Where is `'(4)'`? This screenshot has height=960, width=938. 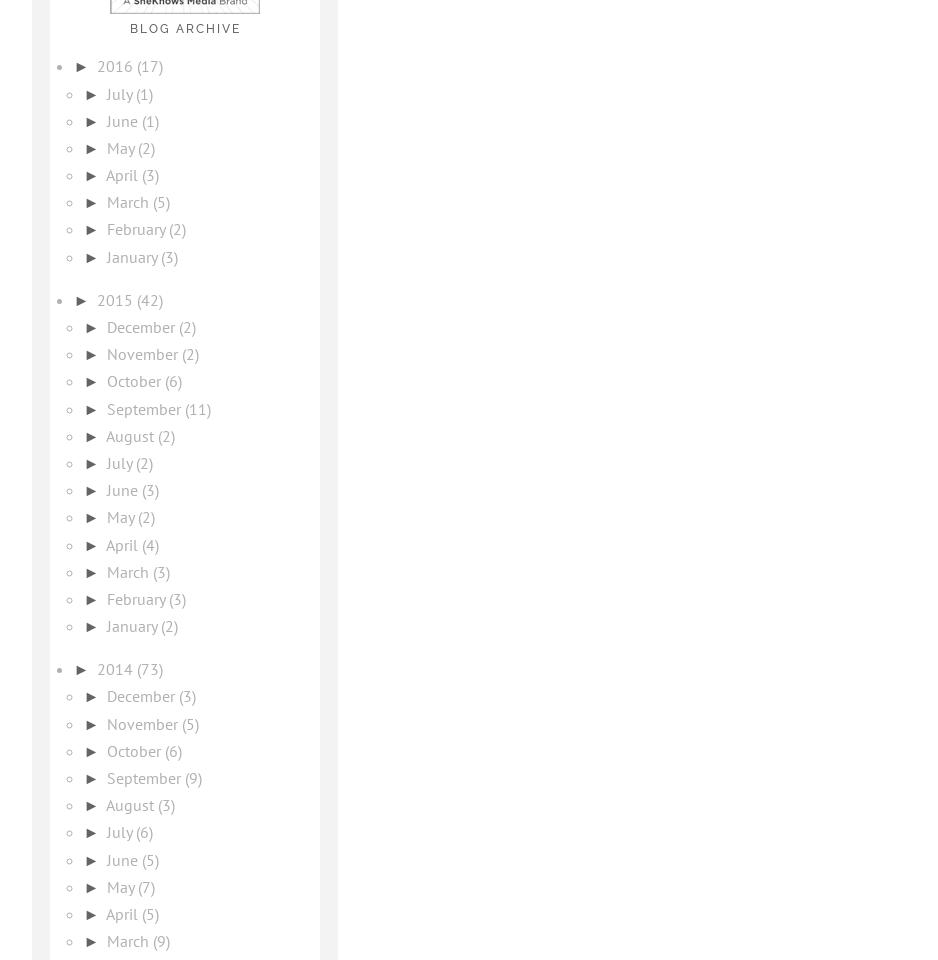
'(4)' is located at coordinates (150, 544).